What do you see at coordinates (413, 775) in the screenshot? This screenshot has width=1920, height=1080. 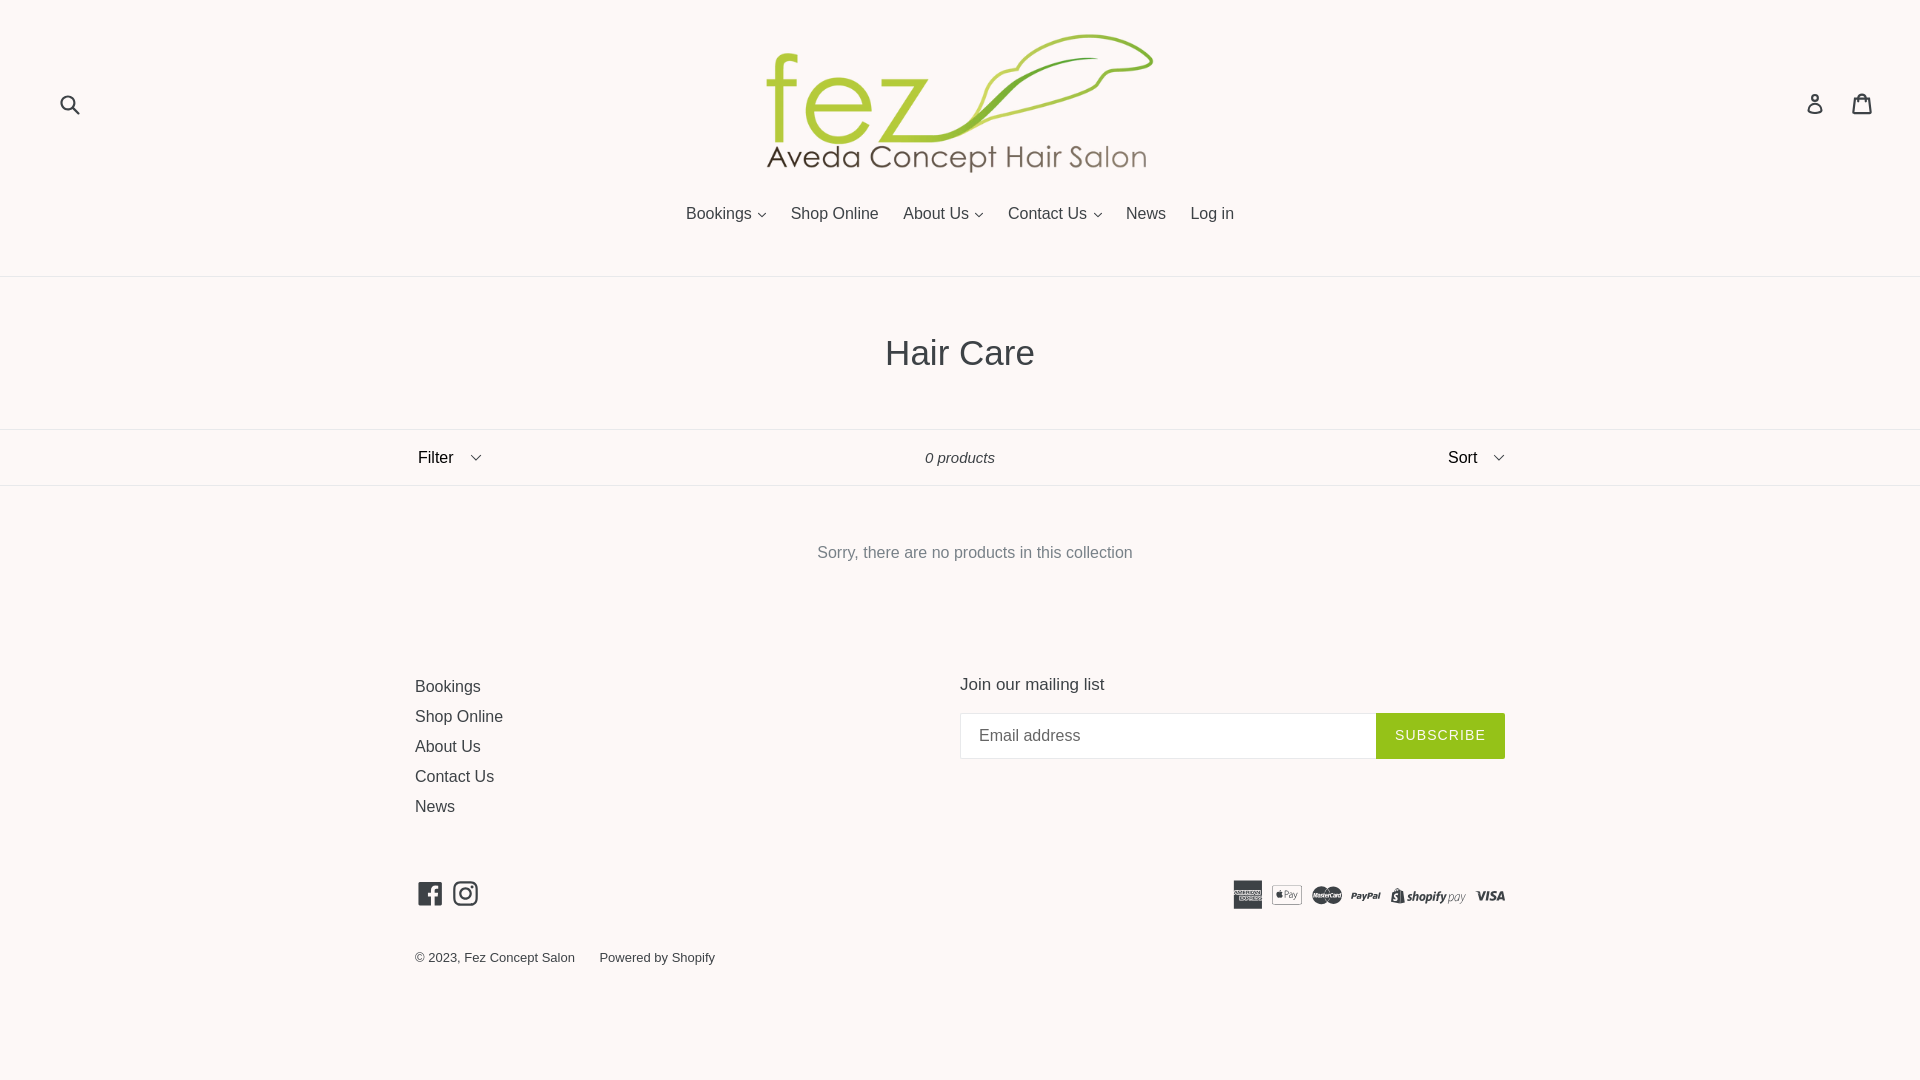 I see `'Contact Us'` at bounding box center [413, 775].